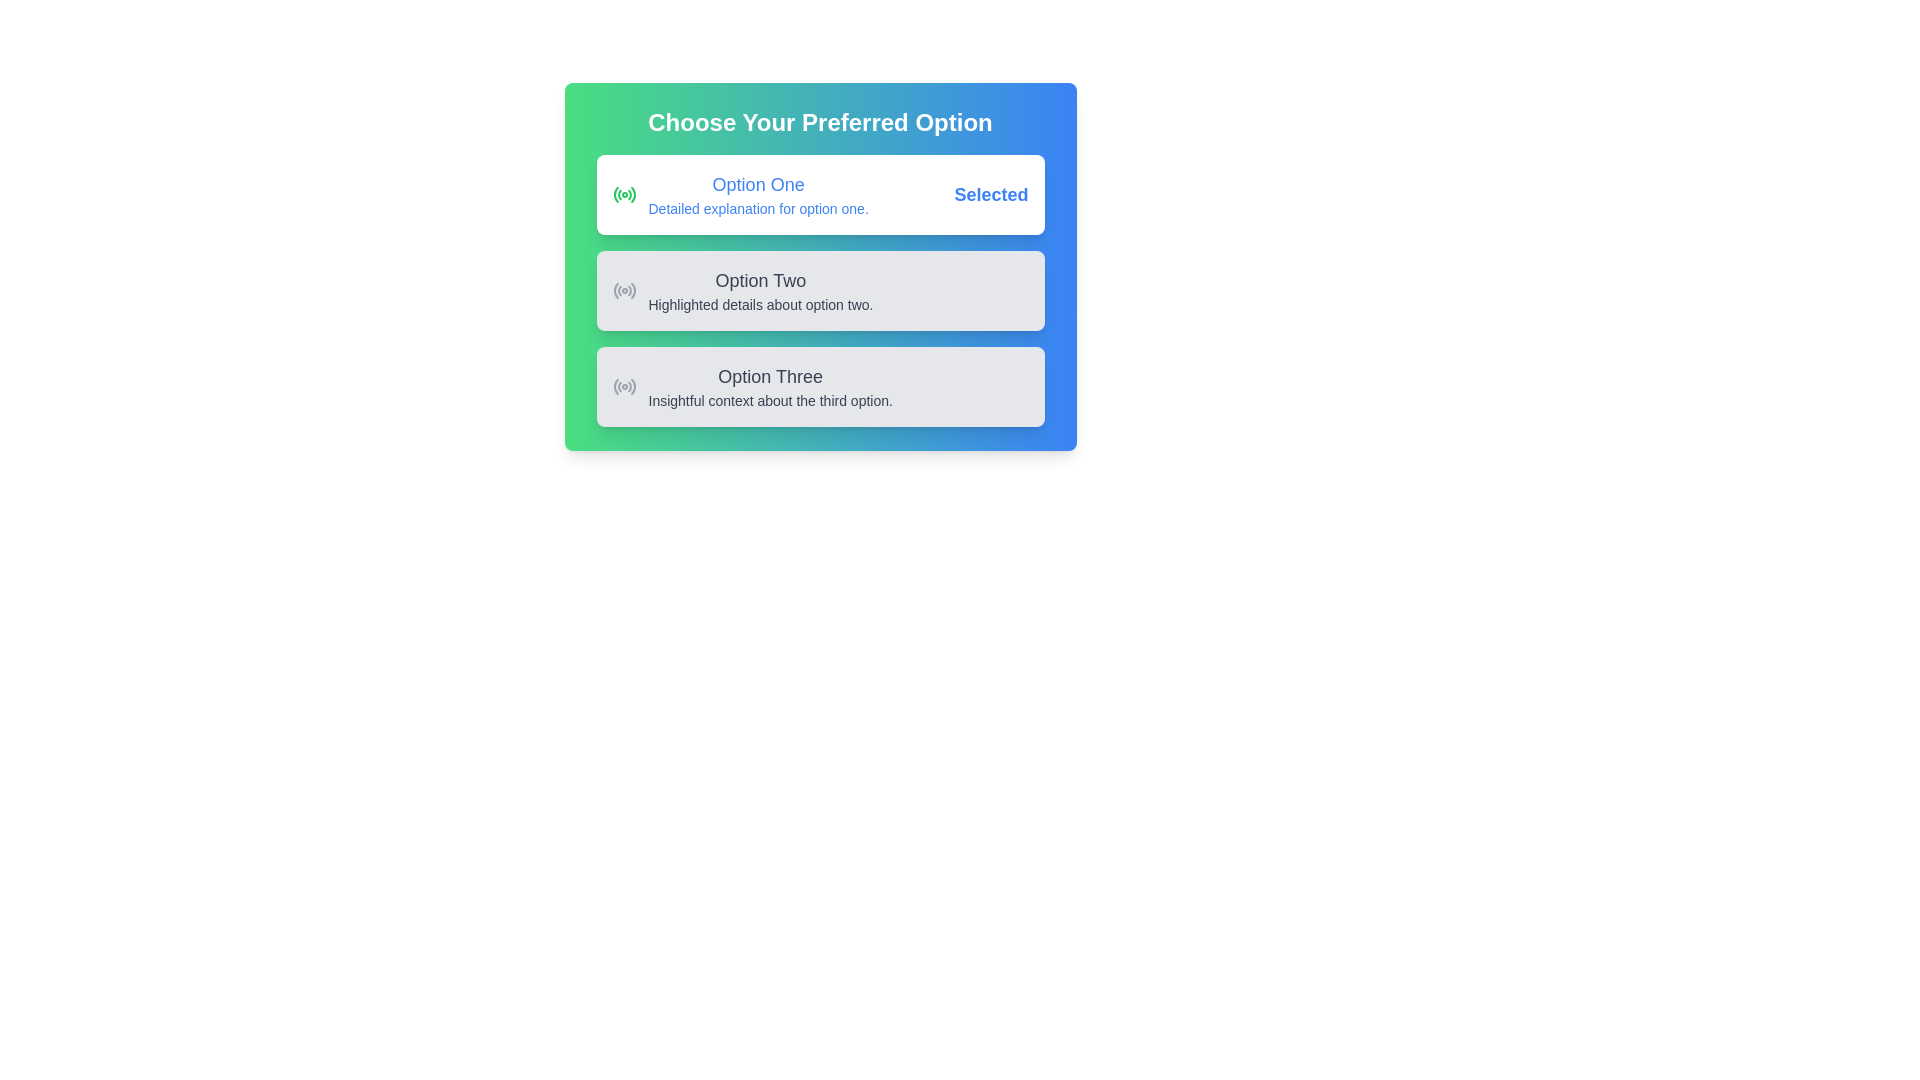  What do you see at coordinates (742, 290) in the screenshot?
I see `the Interactive Option Block titled 'Option Two'` at bounding box center [742, 290].